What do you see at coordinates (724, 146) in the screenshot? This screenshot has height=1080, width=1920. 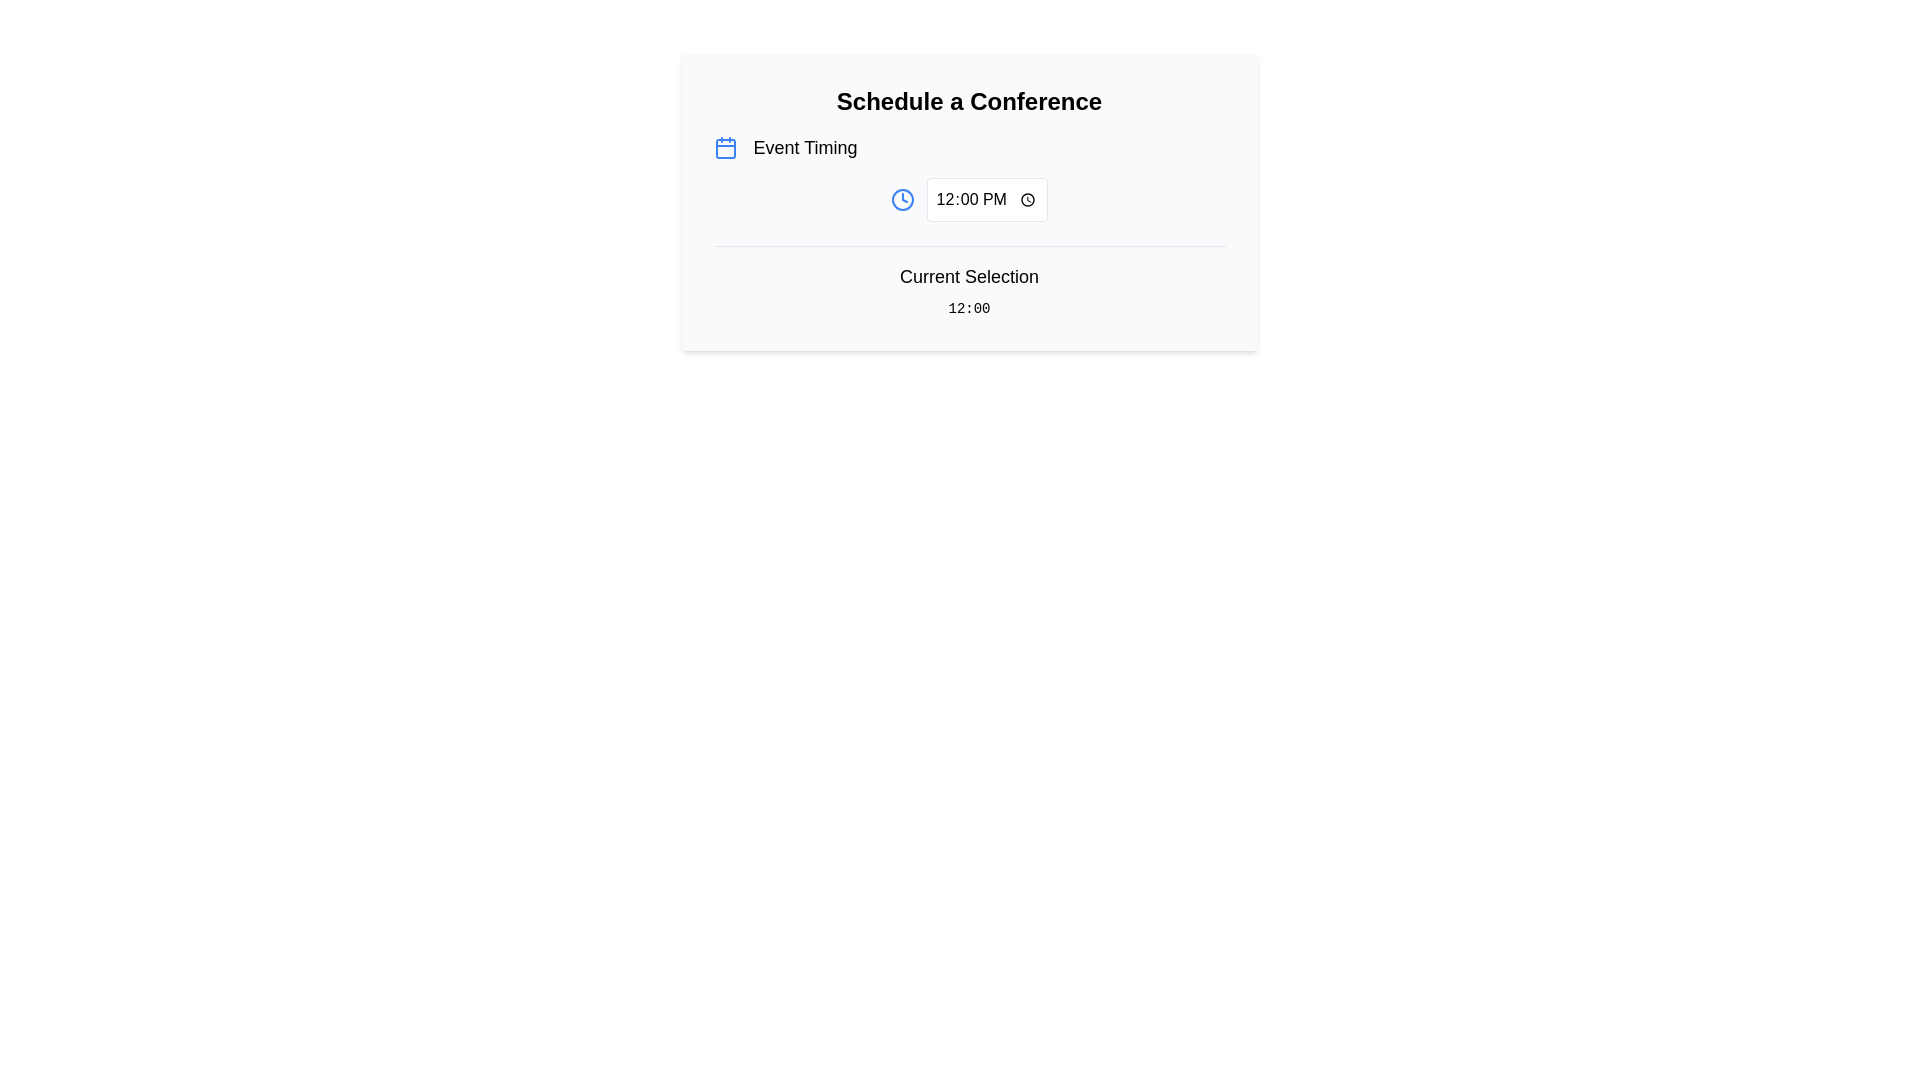 I see `the calendar icon with blue outlines and a white background located to the left of the 'Event Timing' text in the 'Schedule a Conference' section` at bounding box center [724, 146].